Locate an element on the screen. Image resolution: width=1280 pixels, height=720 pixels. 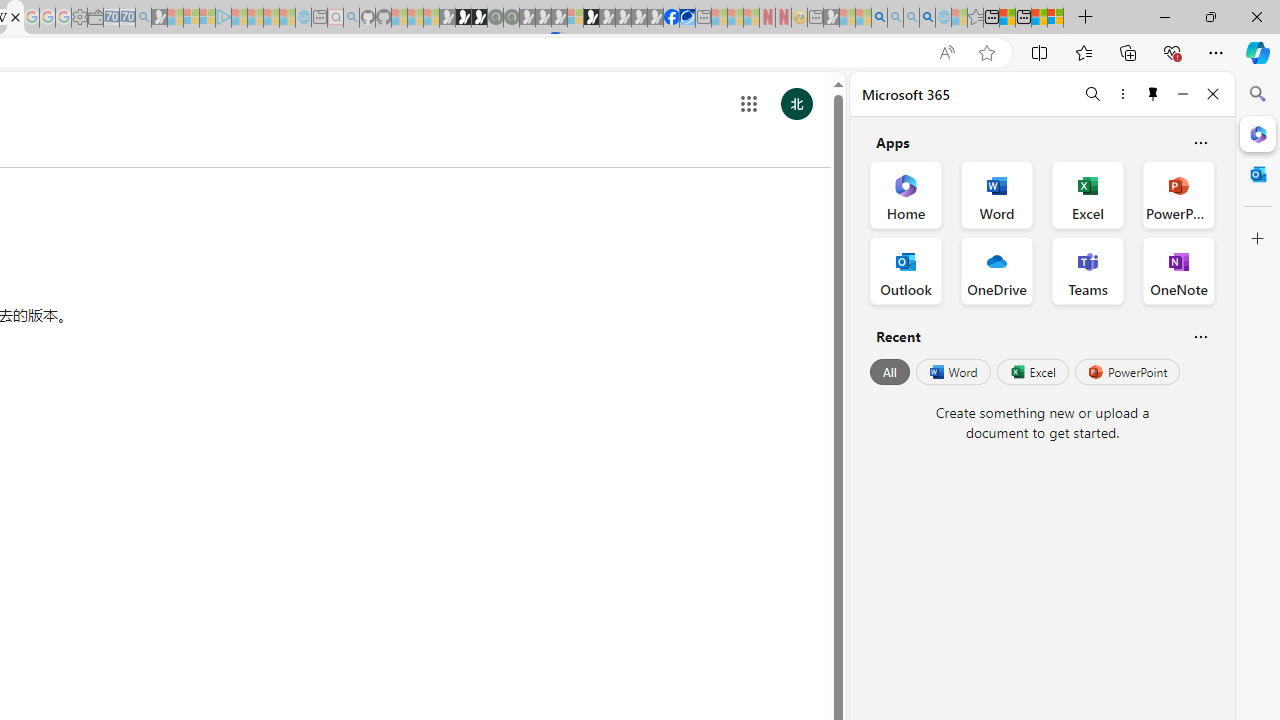
'More options' is located at coordinates (1122, 93).